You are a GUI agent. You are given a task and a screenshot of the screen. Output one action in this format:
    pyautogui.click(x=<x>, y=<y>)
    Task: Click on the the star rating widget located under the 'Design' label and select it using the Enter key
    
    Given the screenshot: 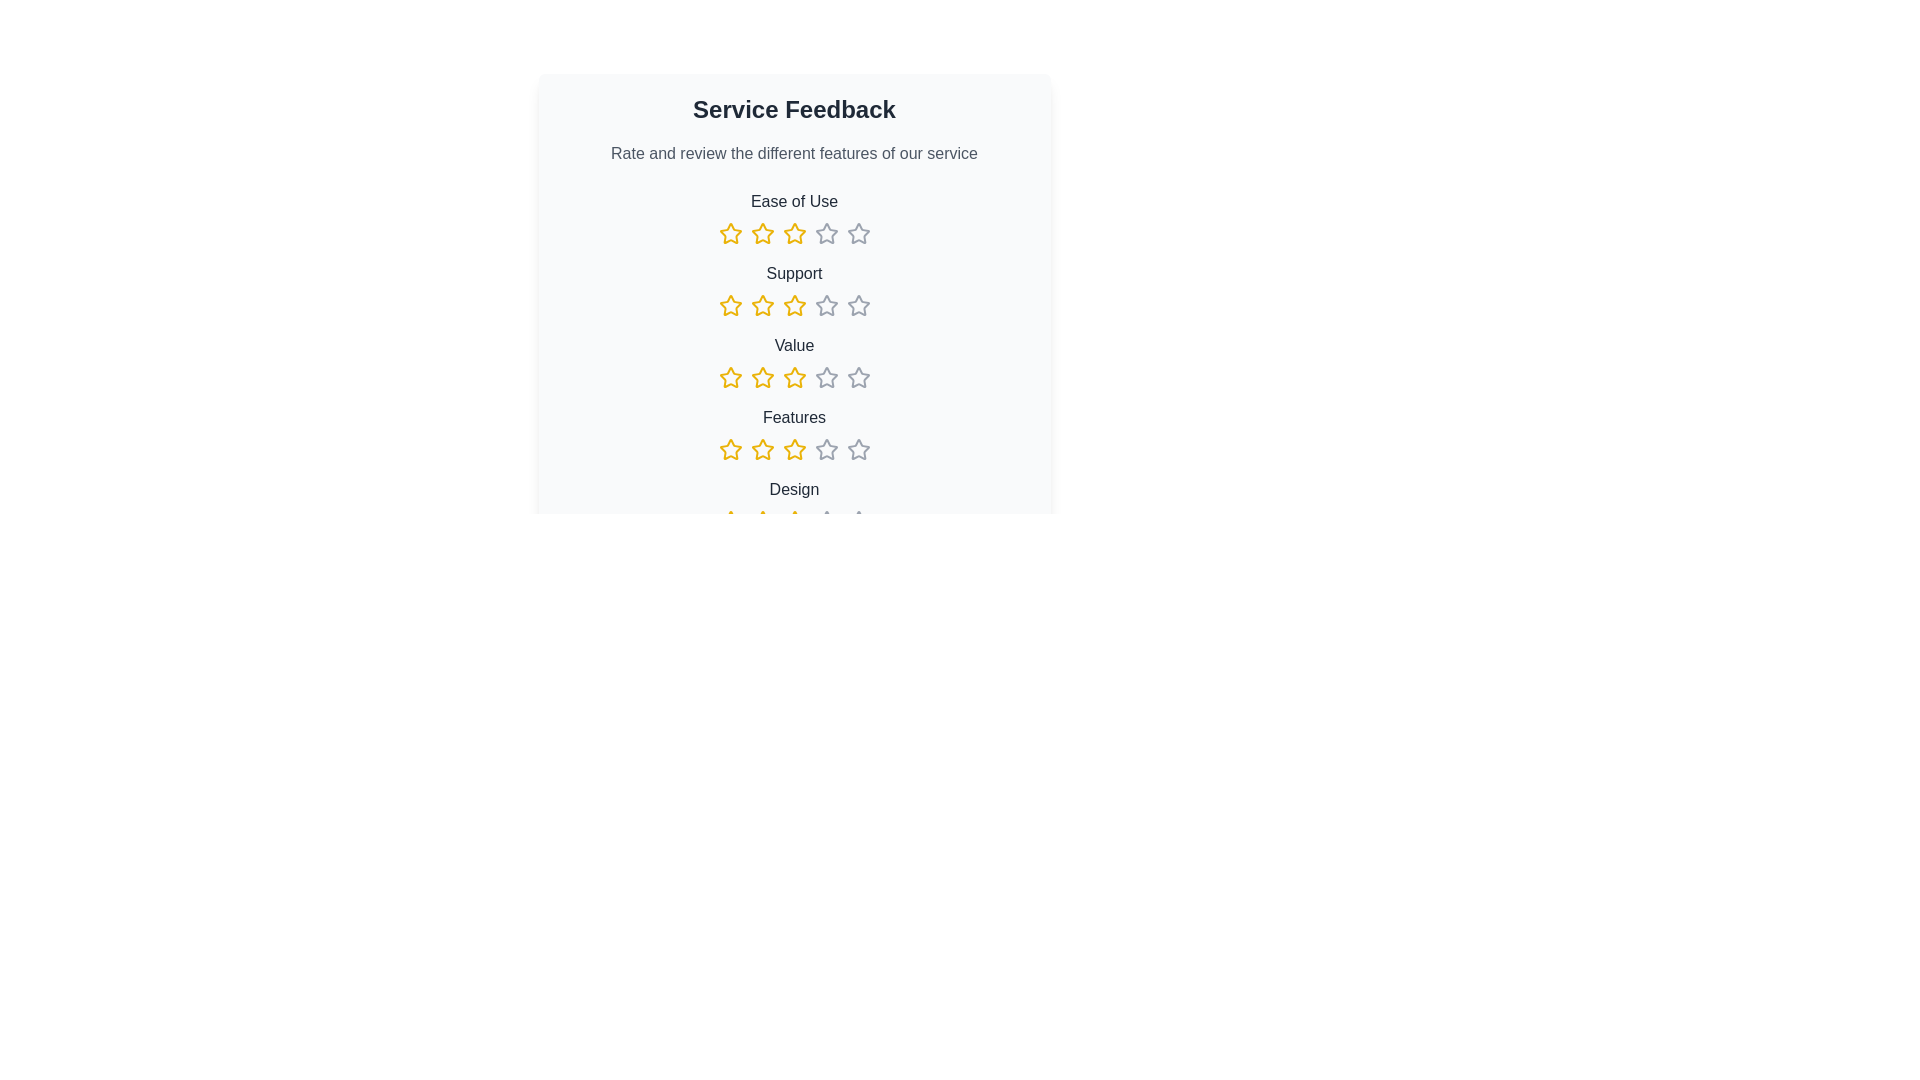 What is the action you would take?
    pyautogui.click(x=793, y=520)
    